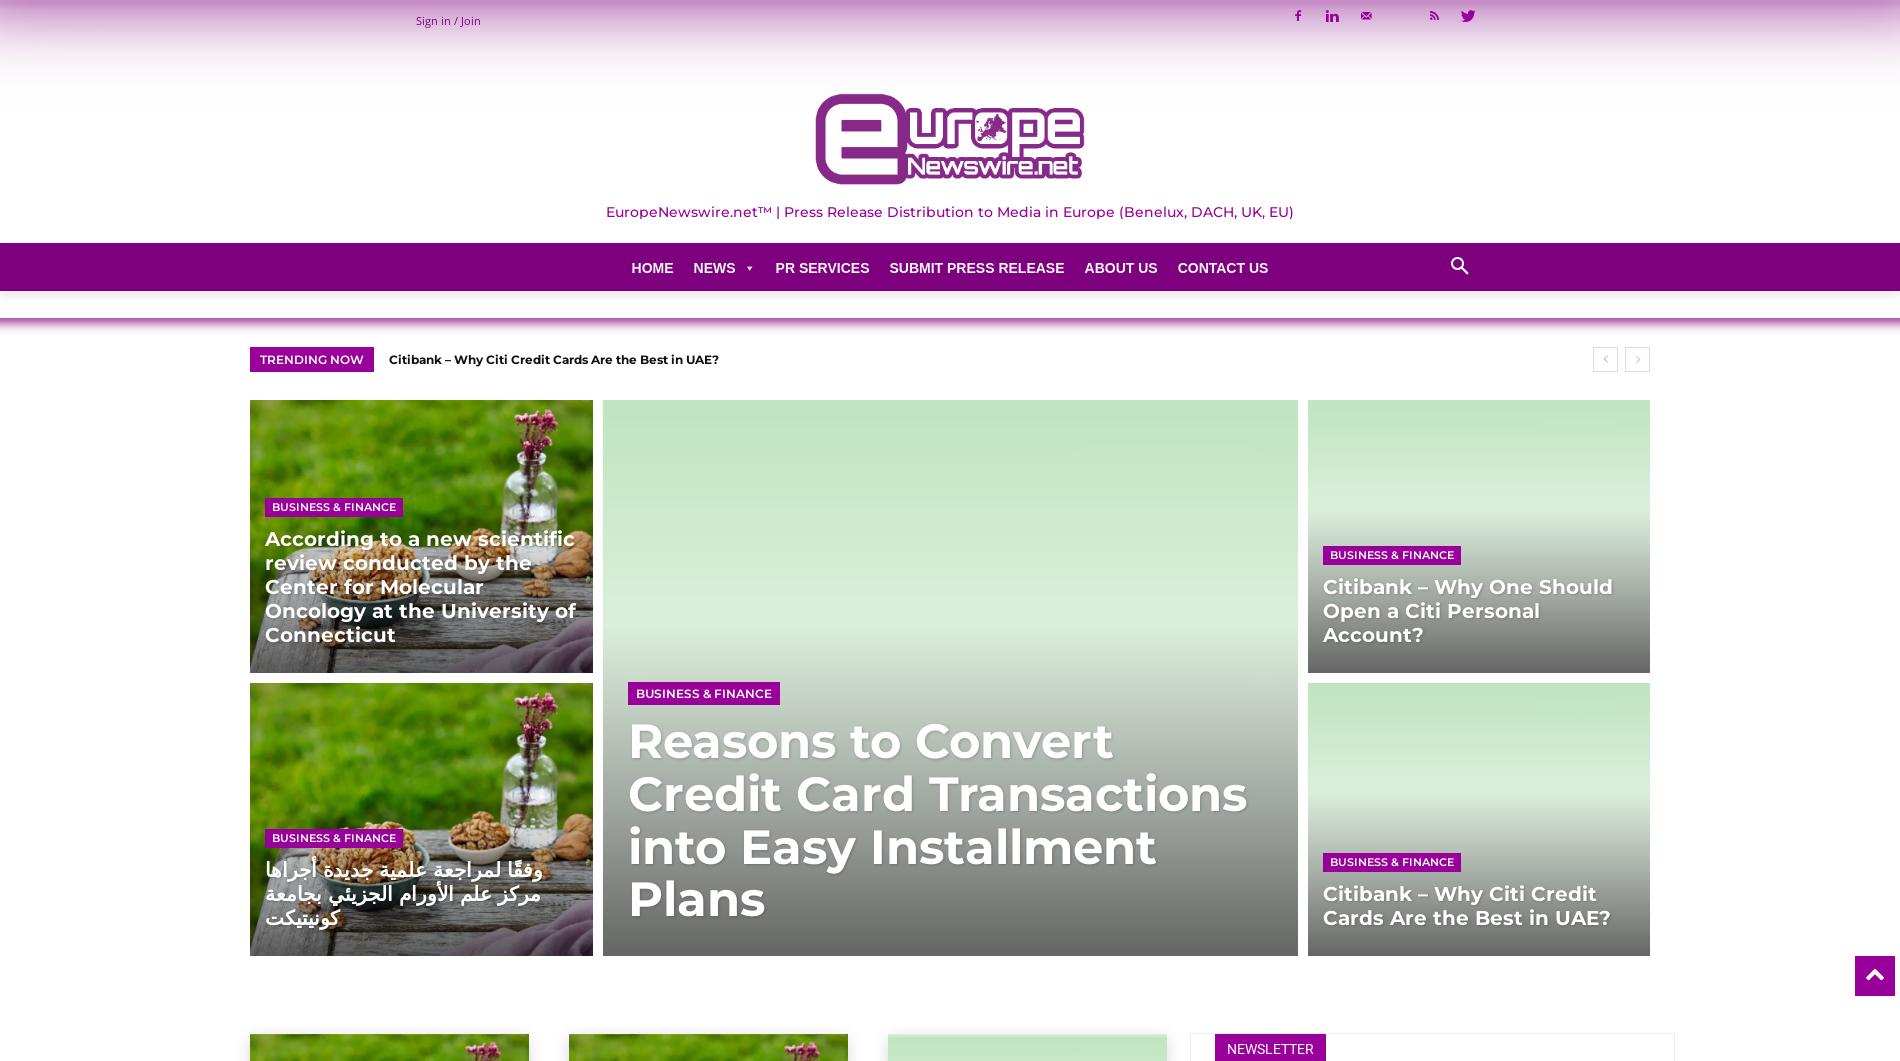 The image size is (1900, 1061). What do you see at coordinates (732, 519) in the screenshot?
I see `'Cryptocurrency'` at bounding box center [732, 519].